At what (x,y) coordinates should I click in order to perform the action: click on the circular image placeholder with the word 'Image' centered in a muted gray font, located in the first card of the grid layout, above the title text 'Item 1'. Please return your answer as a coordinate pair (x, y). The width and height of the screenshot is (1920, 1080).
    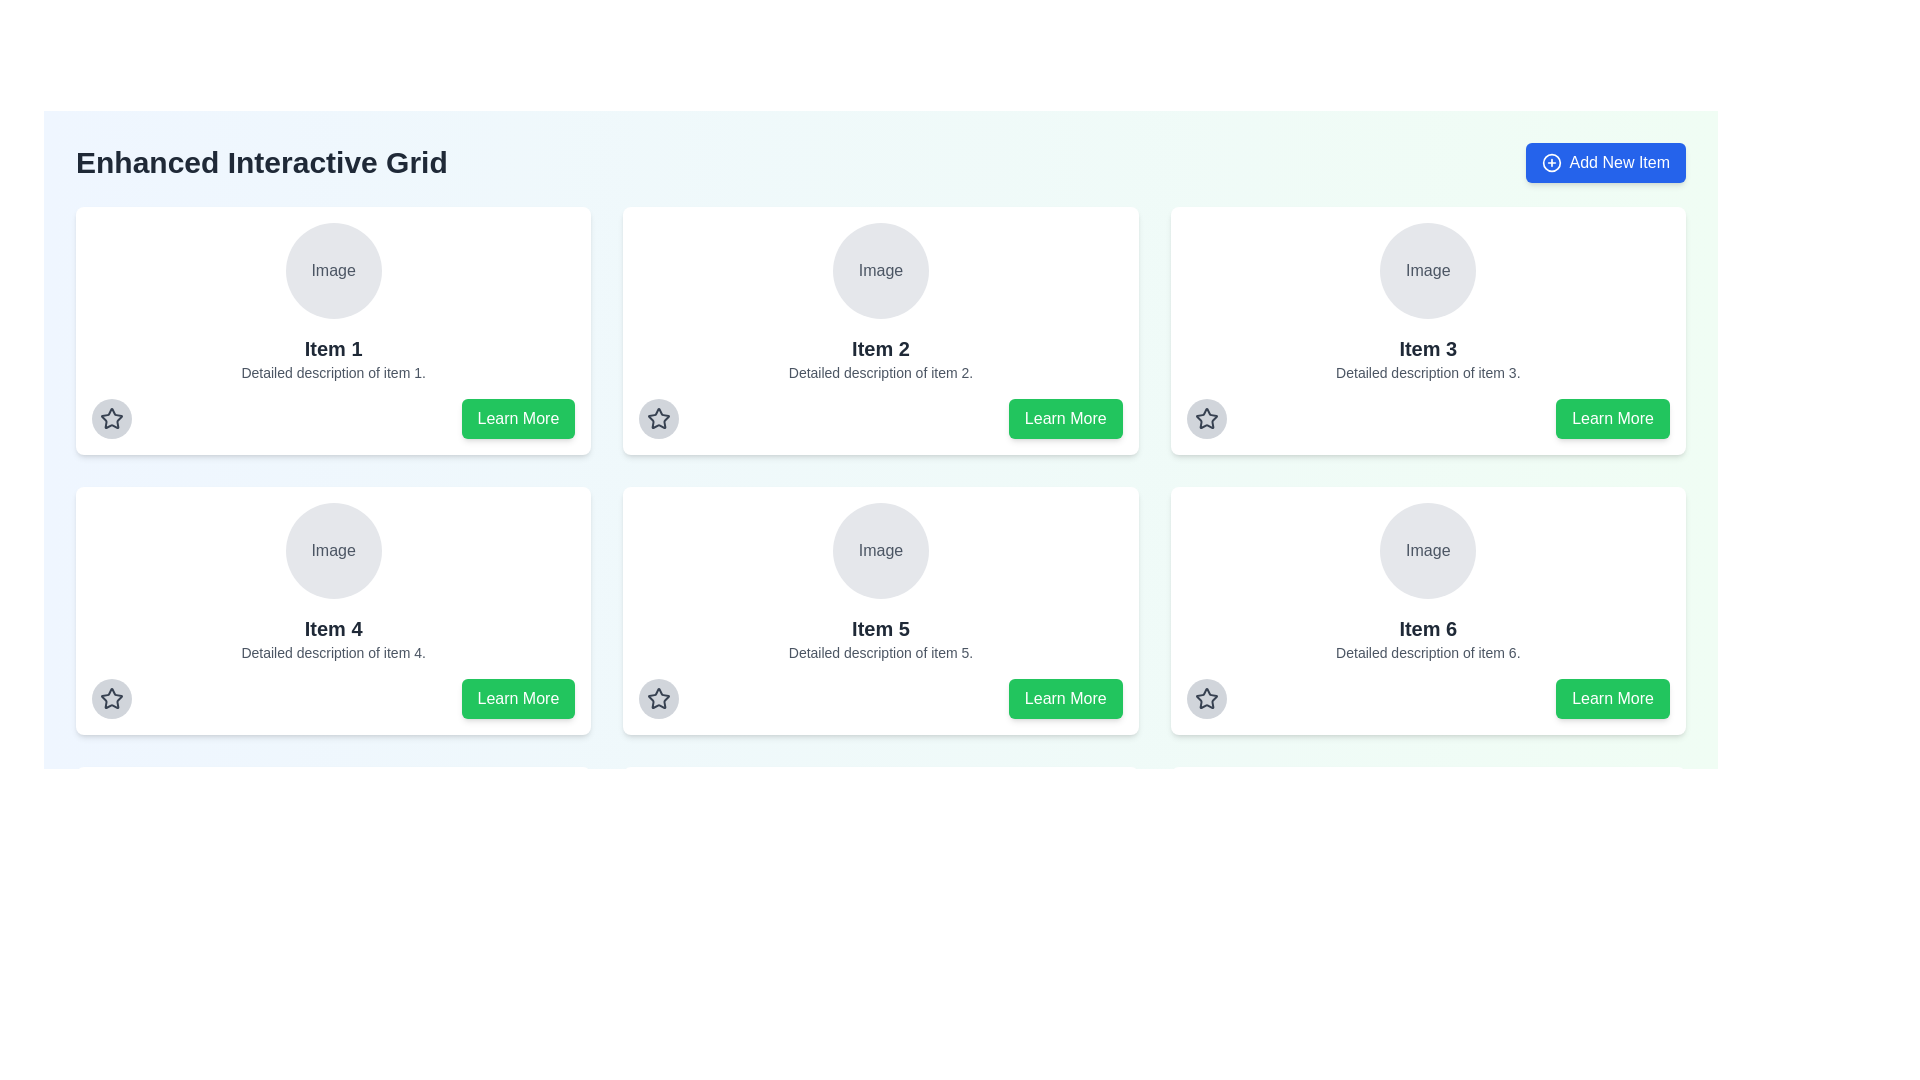
    Looking at the image, I should click on (333, 270).